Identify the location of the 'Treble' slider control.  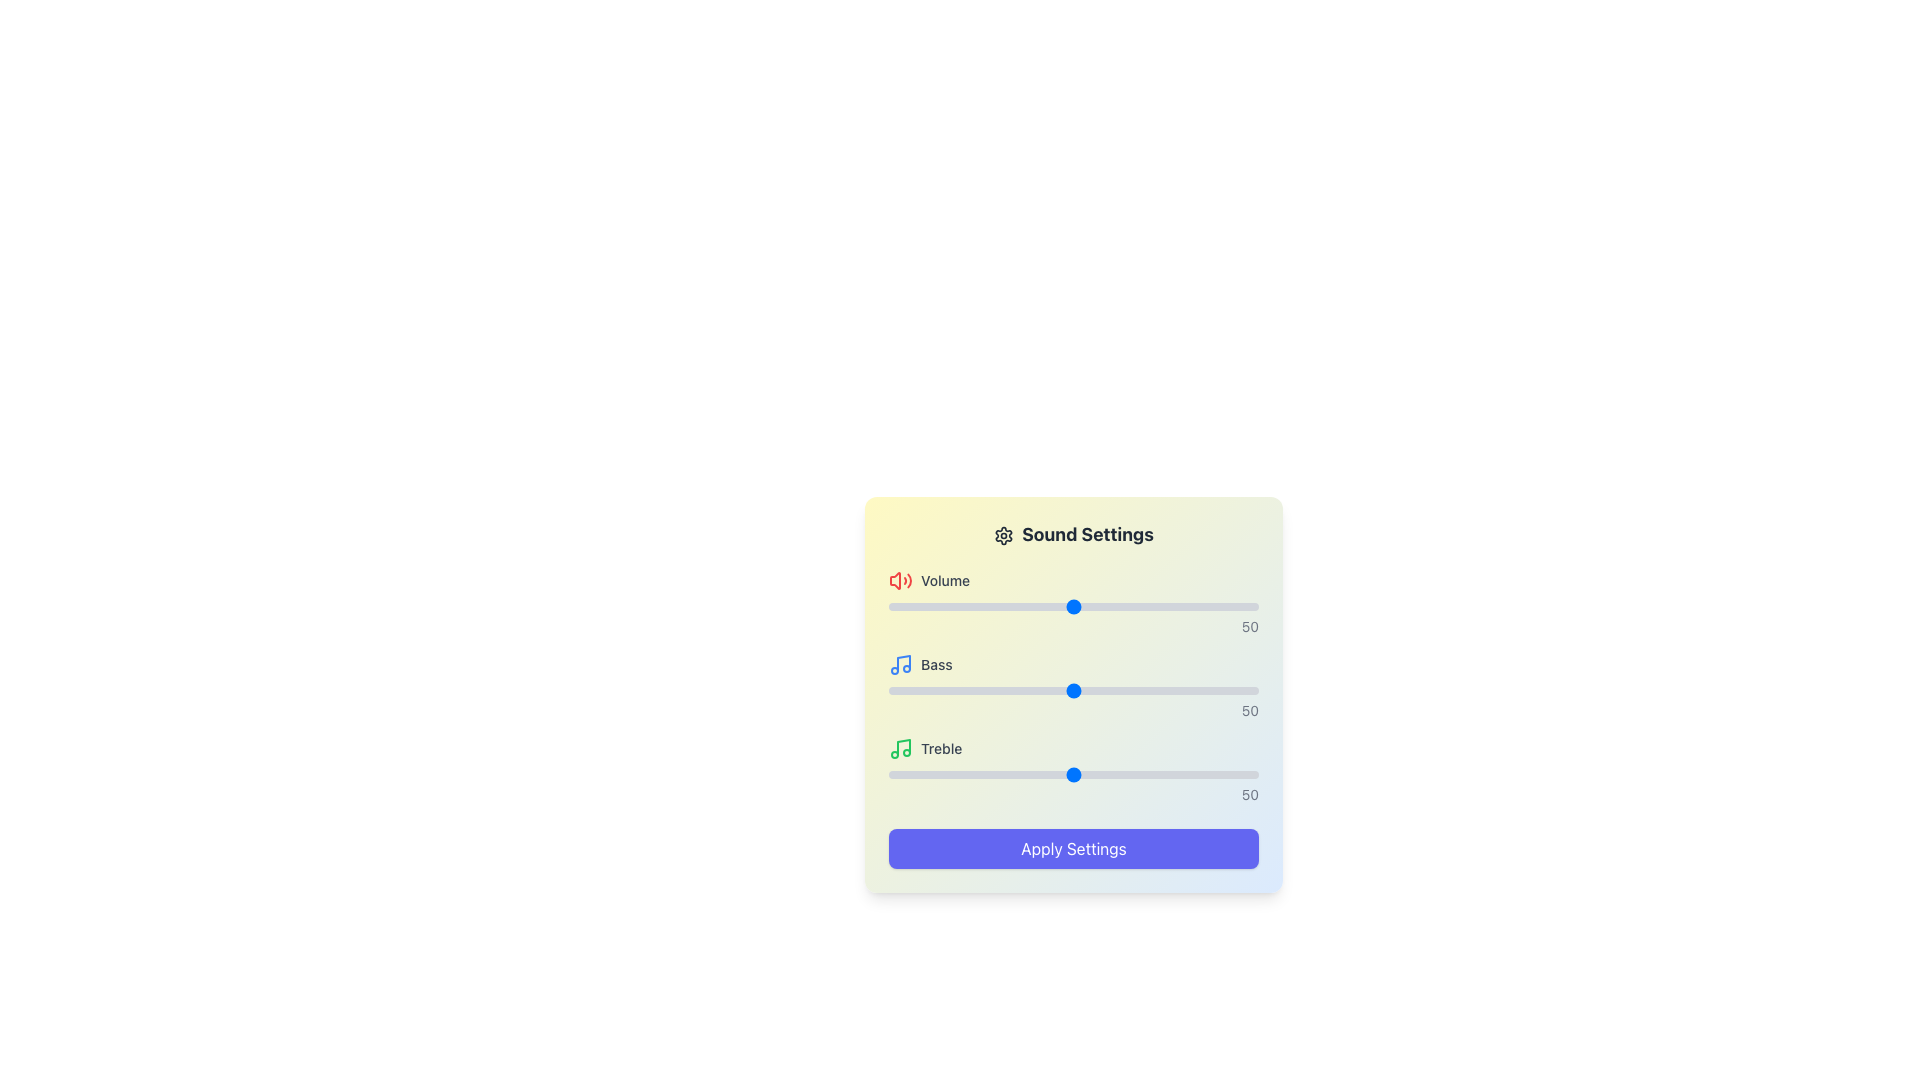
(1073, 770).